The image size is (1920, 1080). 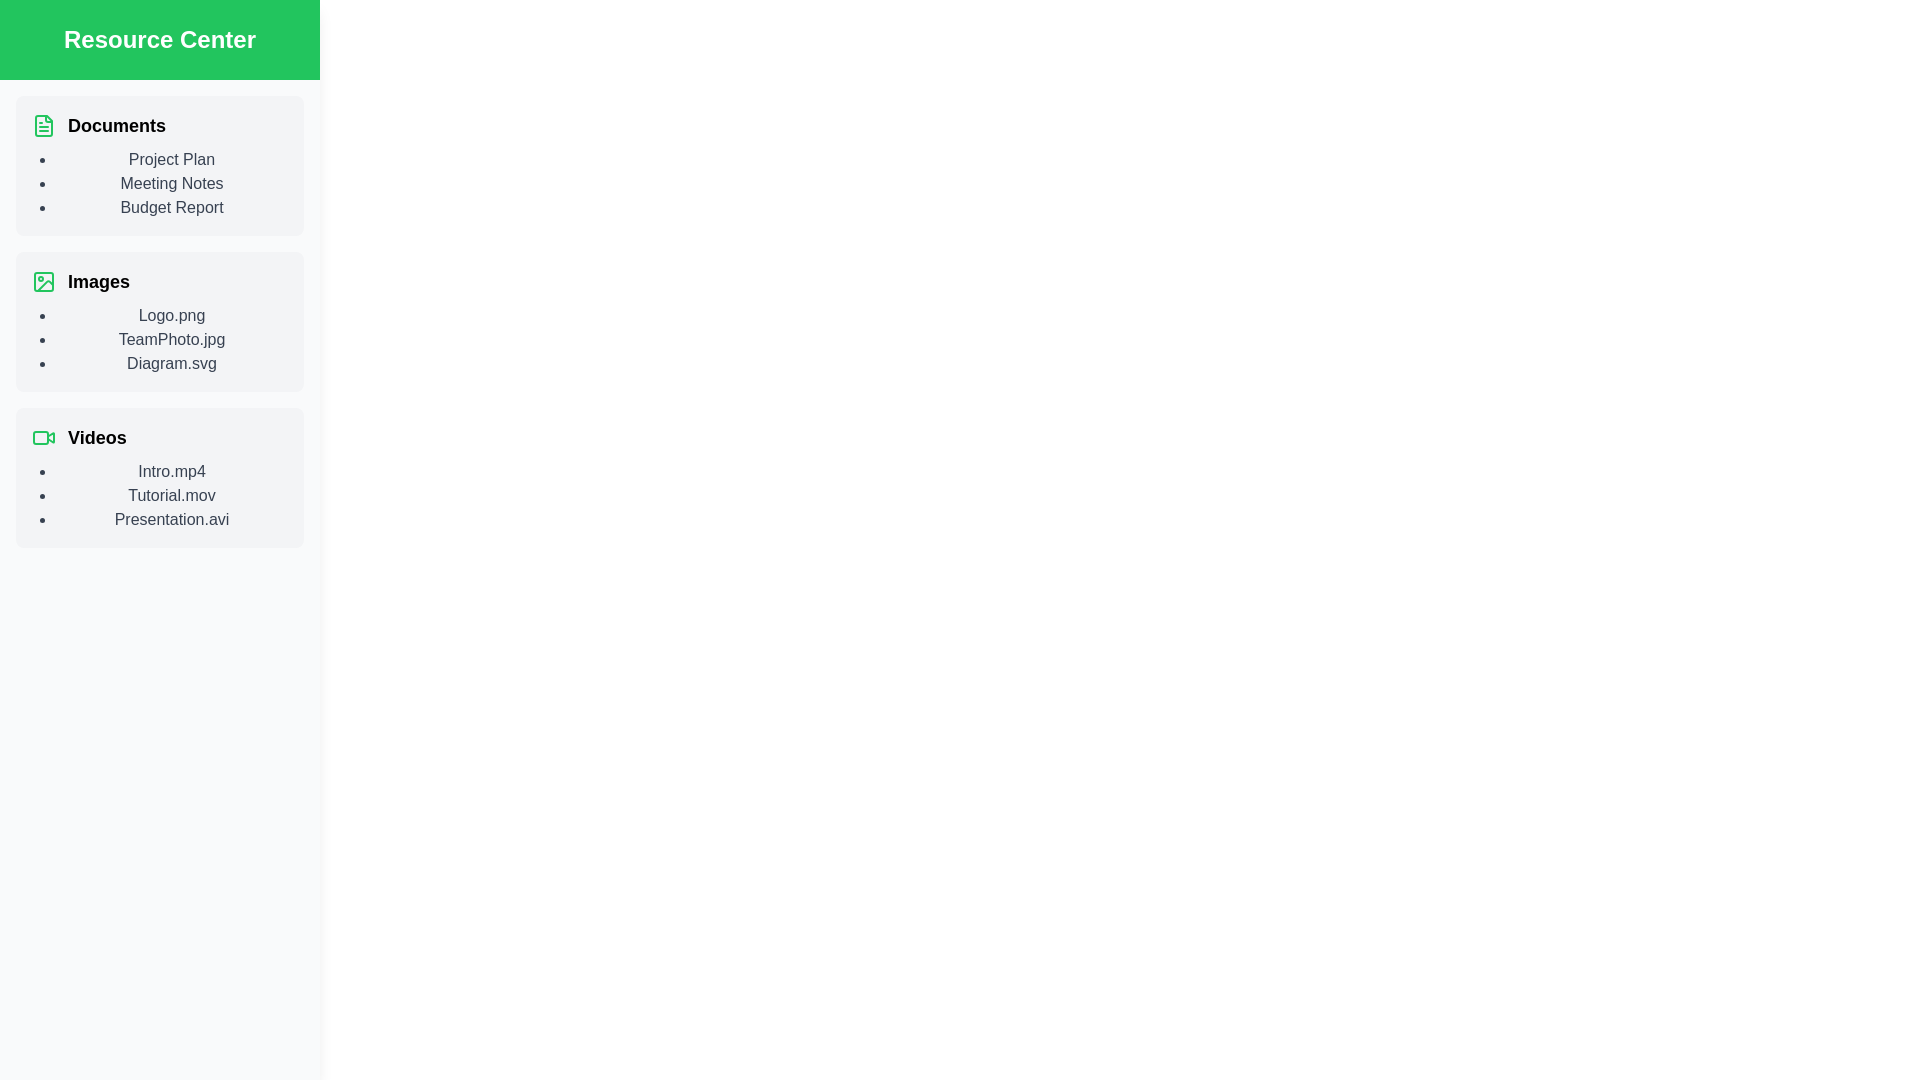 What do you see at coordinates (158, 281) in the screenshot?
I see `the category labeled Images to view its details` at bounding box center [158, 281].